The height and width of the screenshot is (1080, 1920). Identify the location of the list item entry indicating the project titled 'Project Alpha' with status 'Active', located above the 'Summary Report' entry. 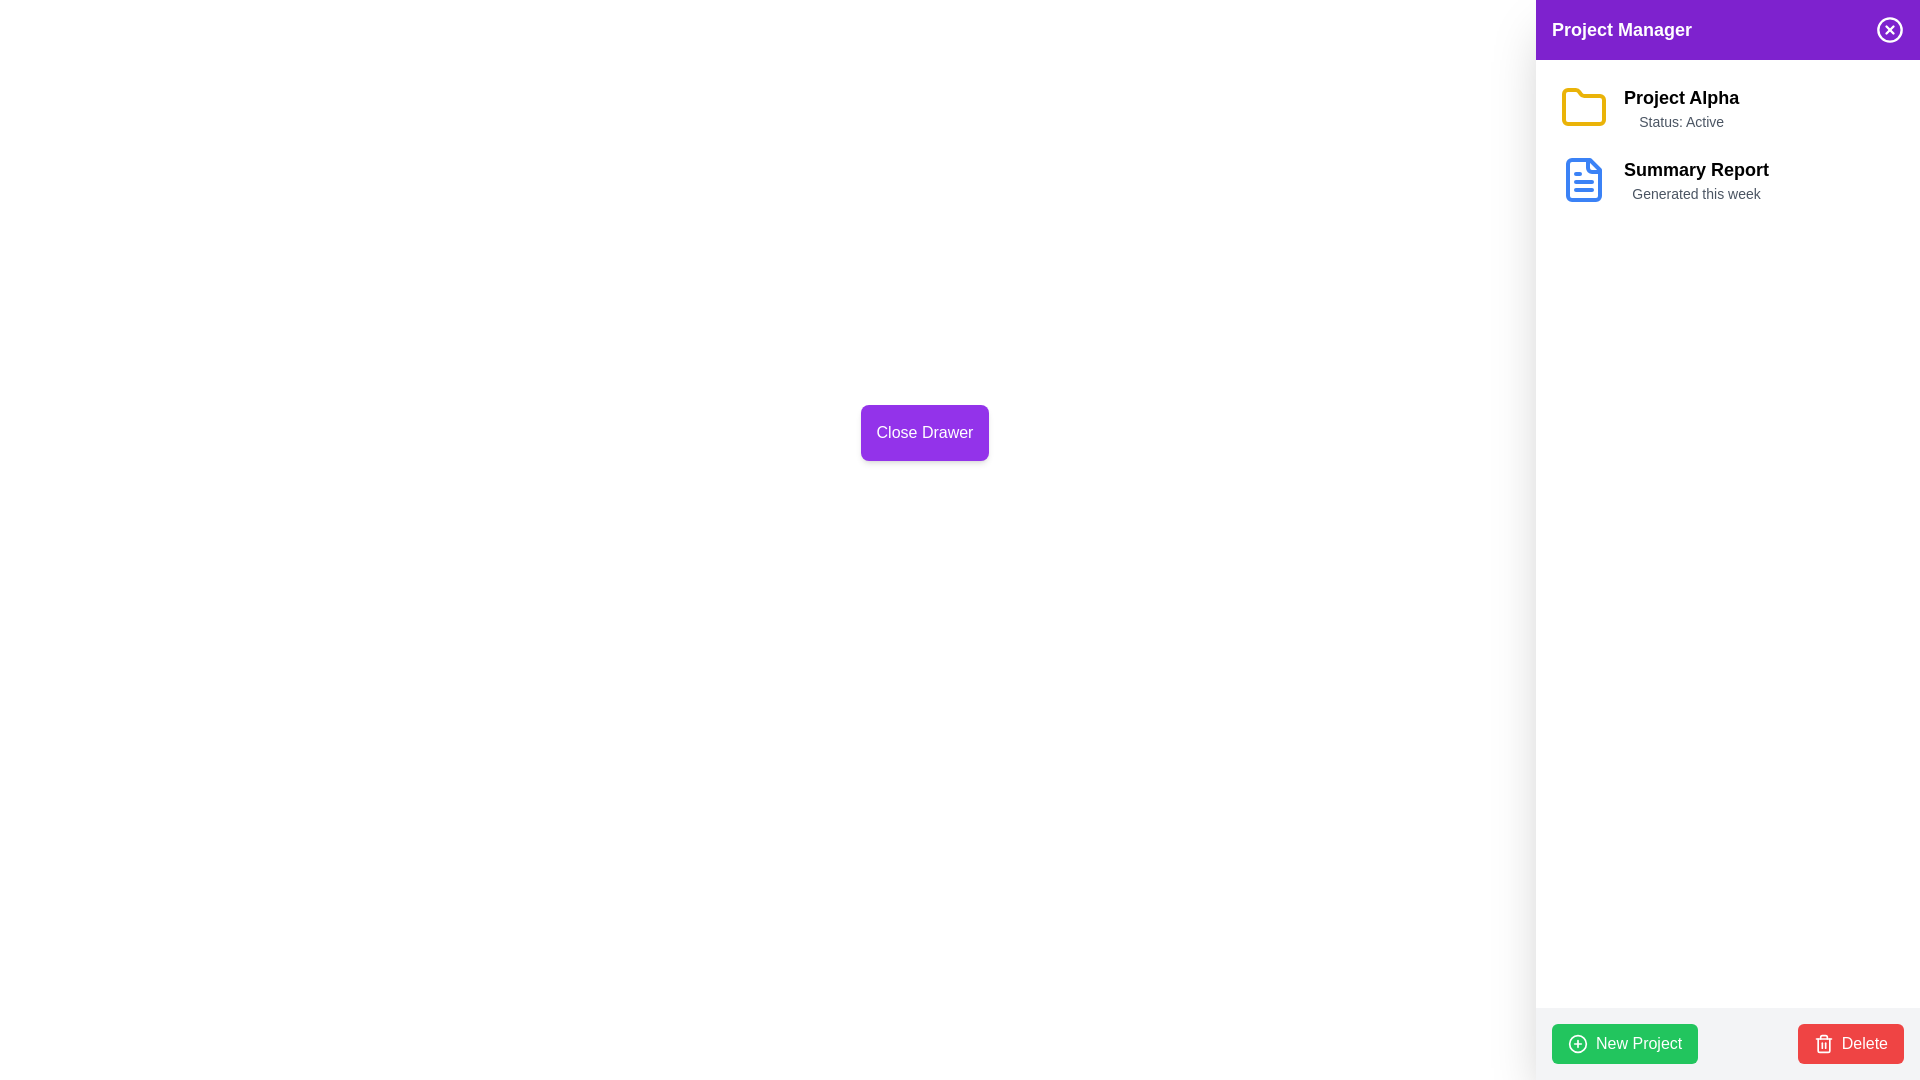
(1727, 108).